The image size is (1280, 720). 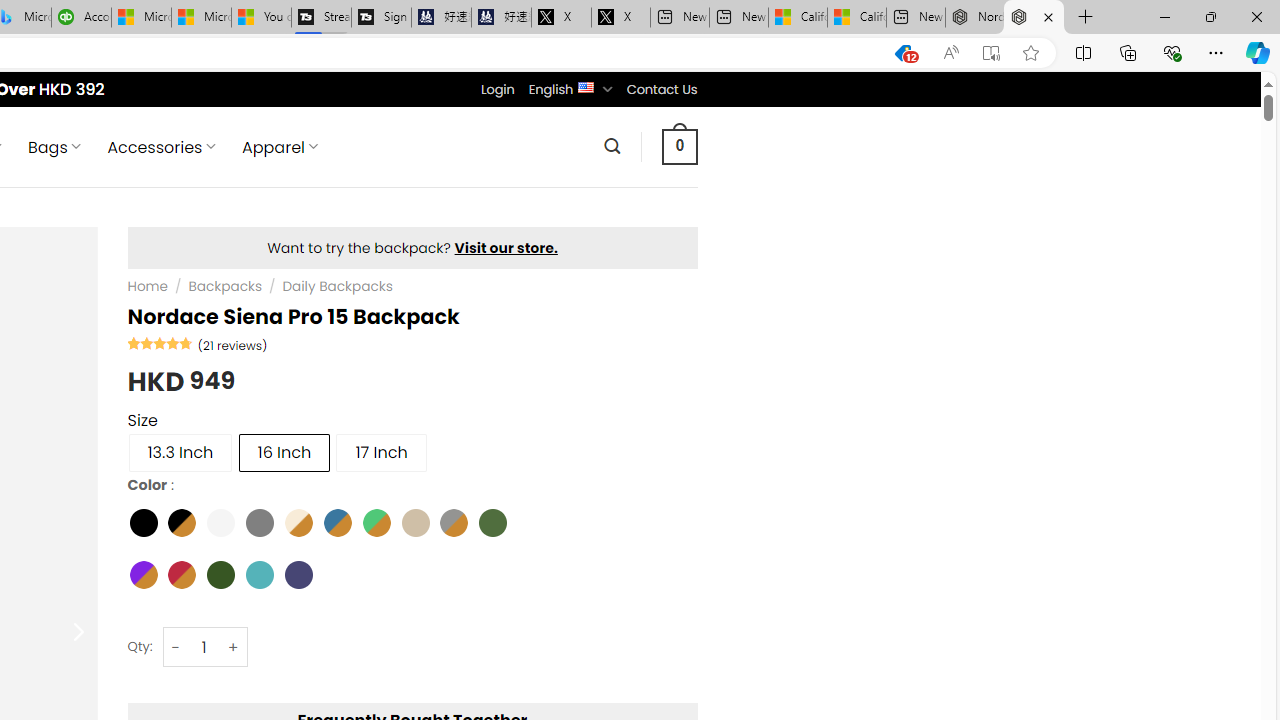 I want to click on '13.3 Inch', so click(x=180, y=452).